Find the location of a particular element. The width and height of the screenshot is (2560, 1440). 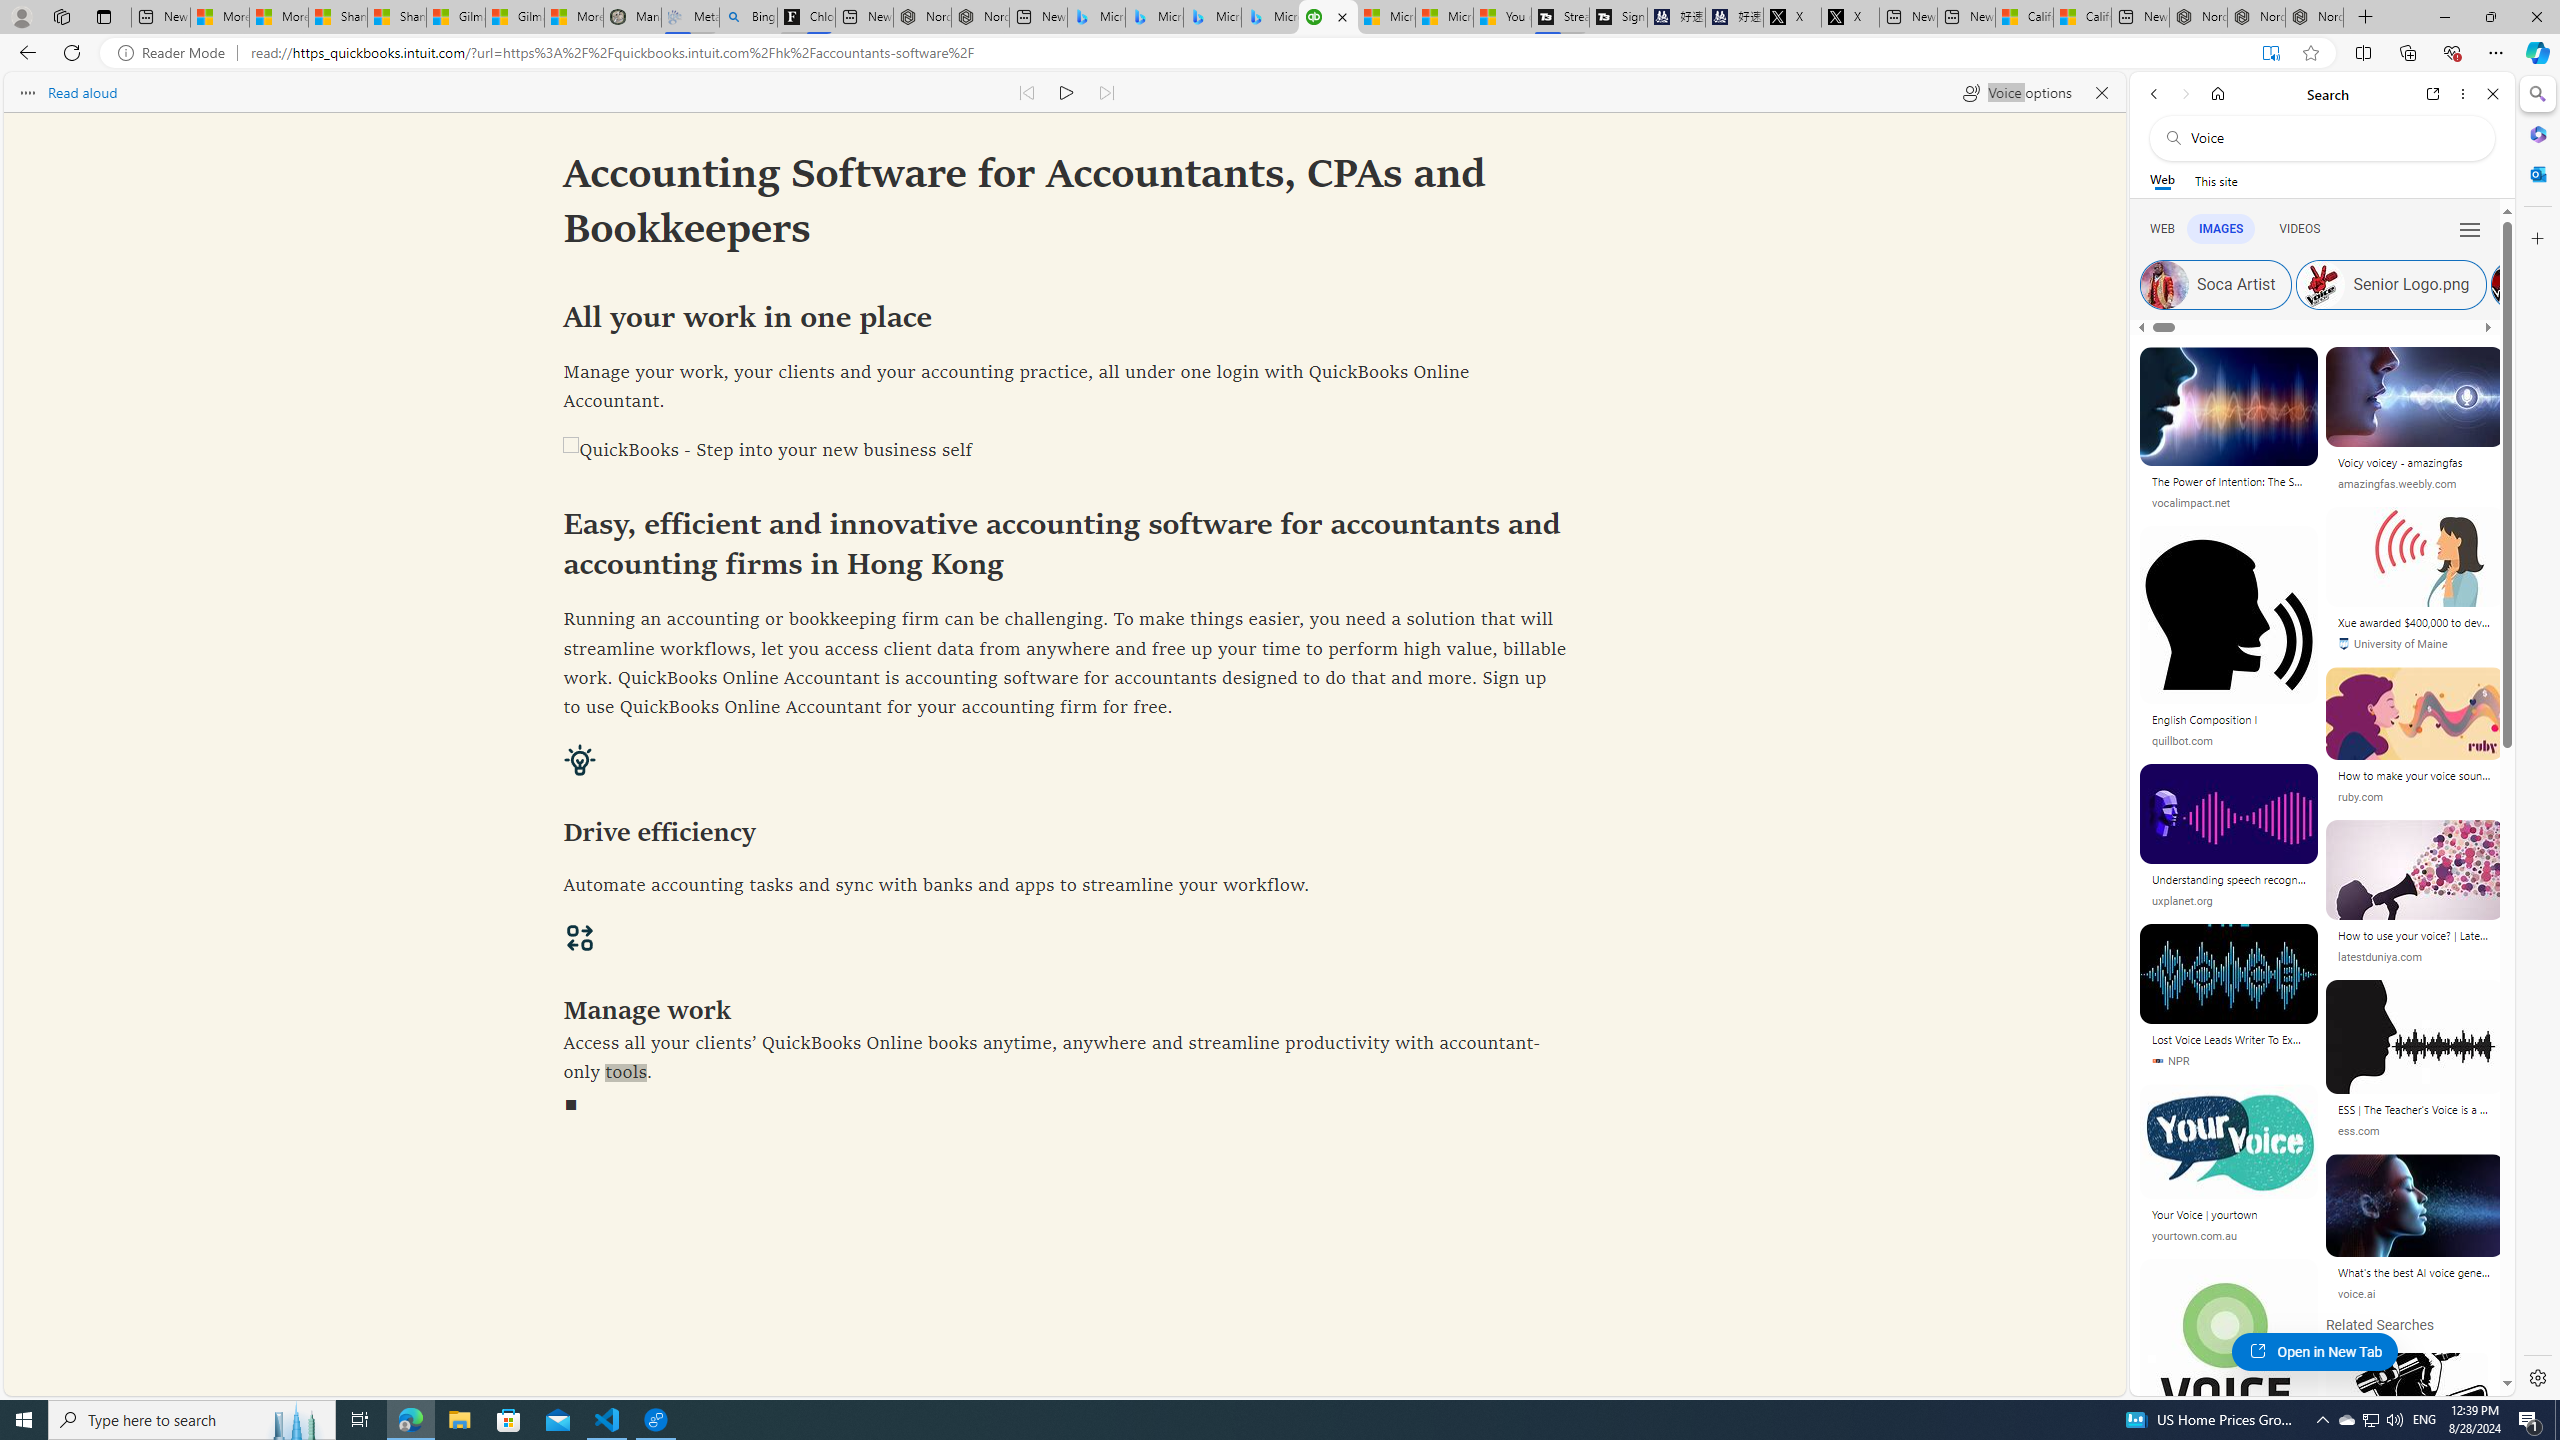

'VIDEOS' is located at coordinates (2299, 229).